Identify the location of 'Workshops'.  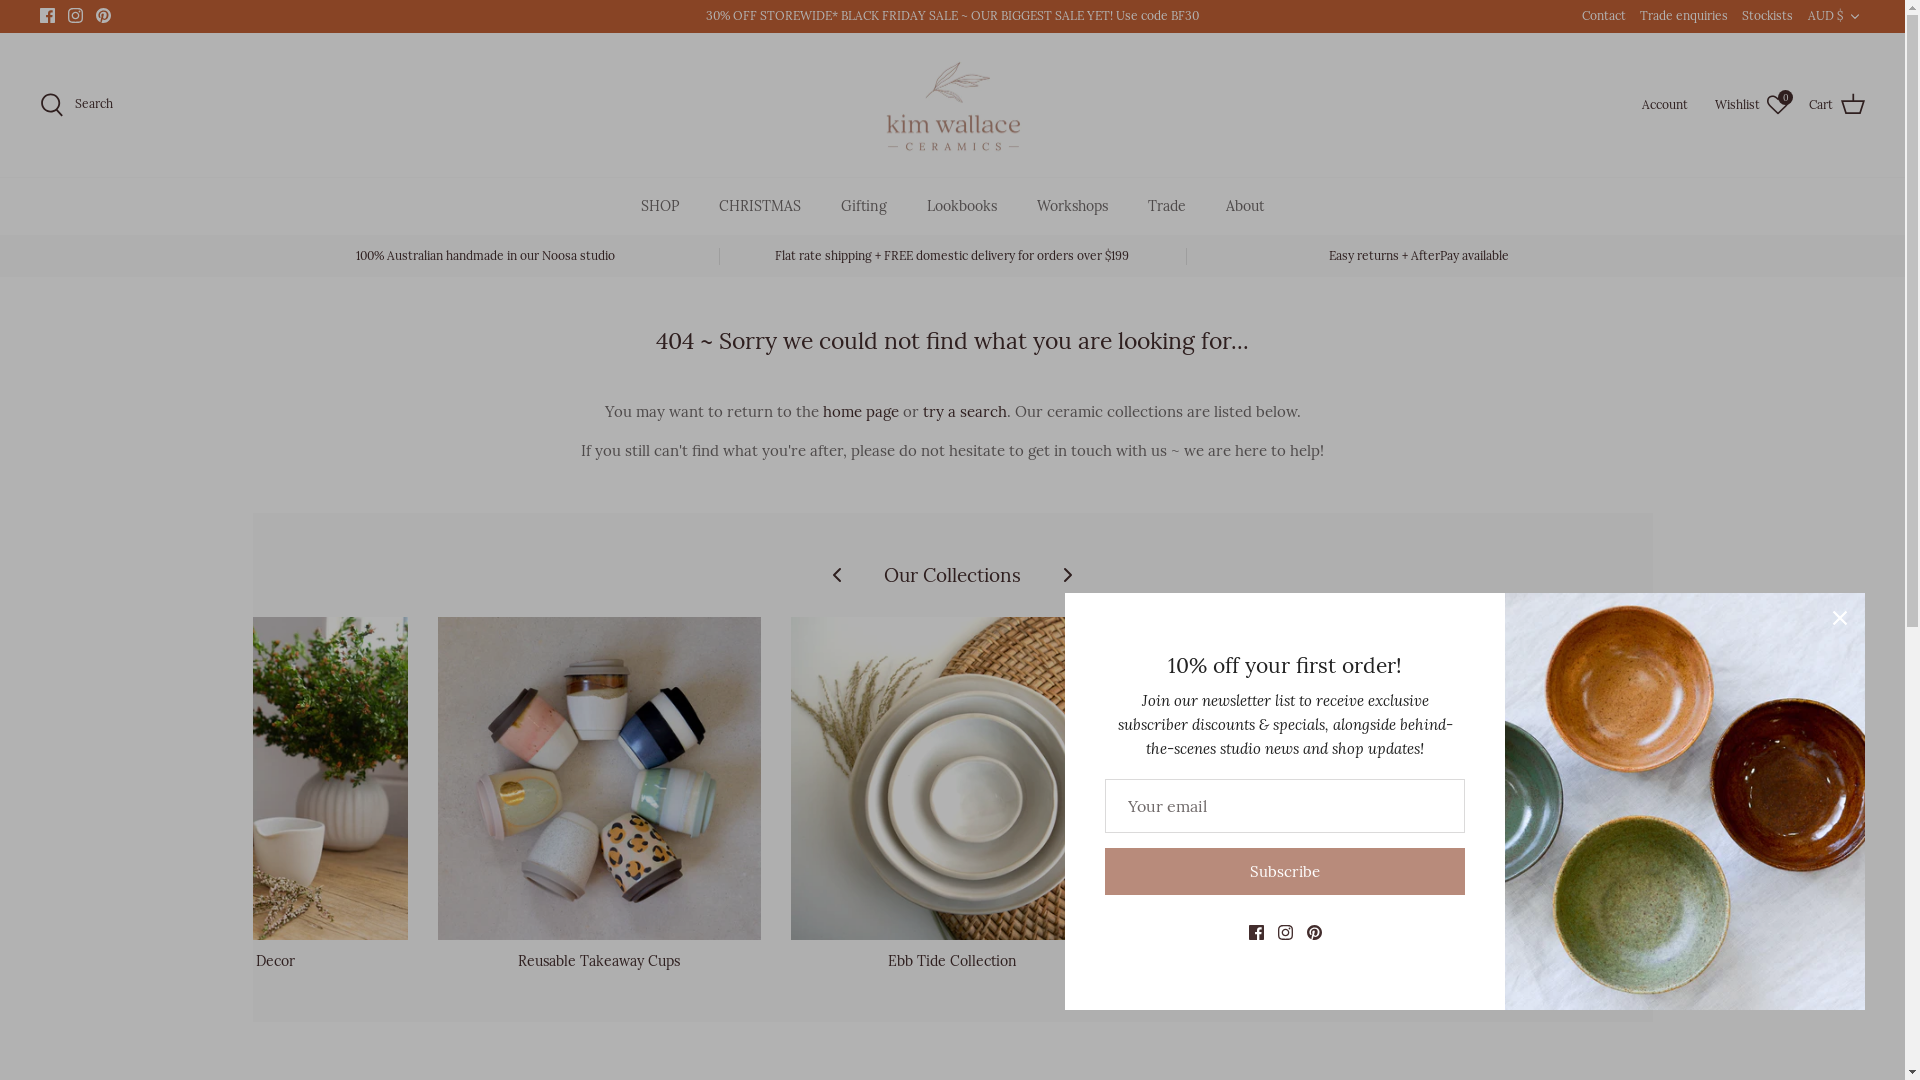
(1071, 206).